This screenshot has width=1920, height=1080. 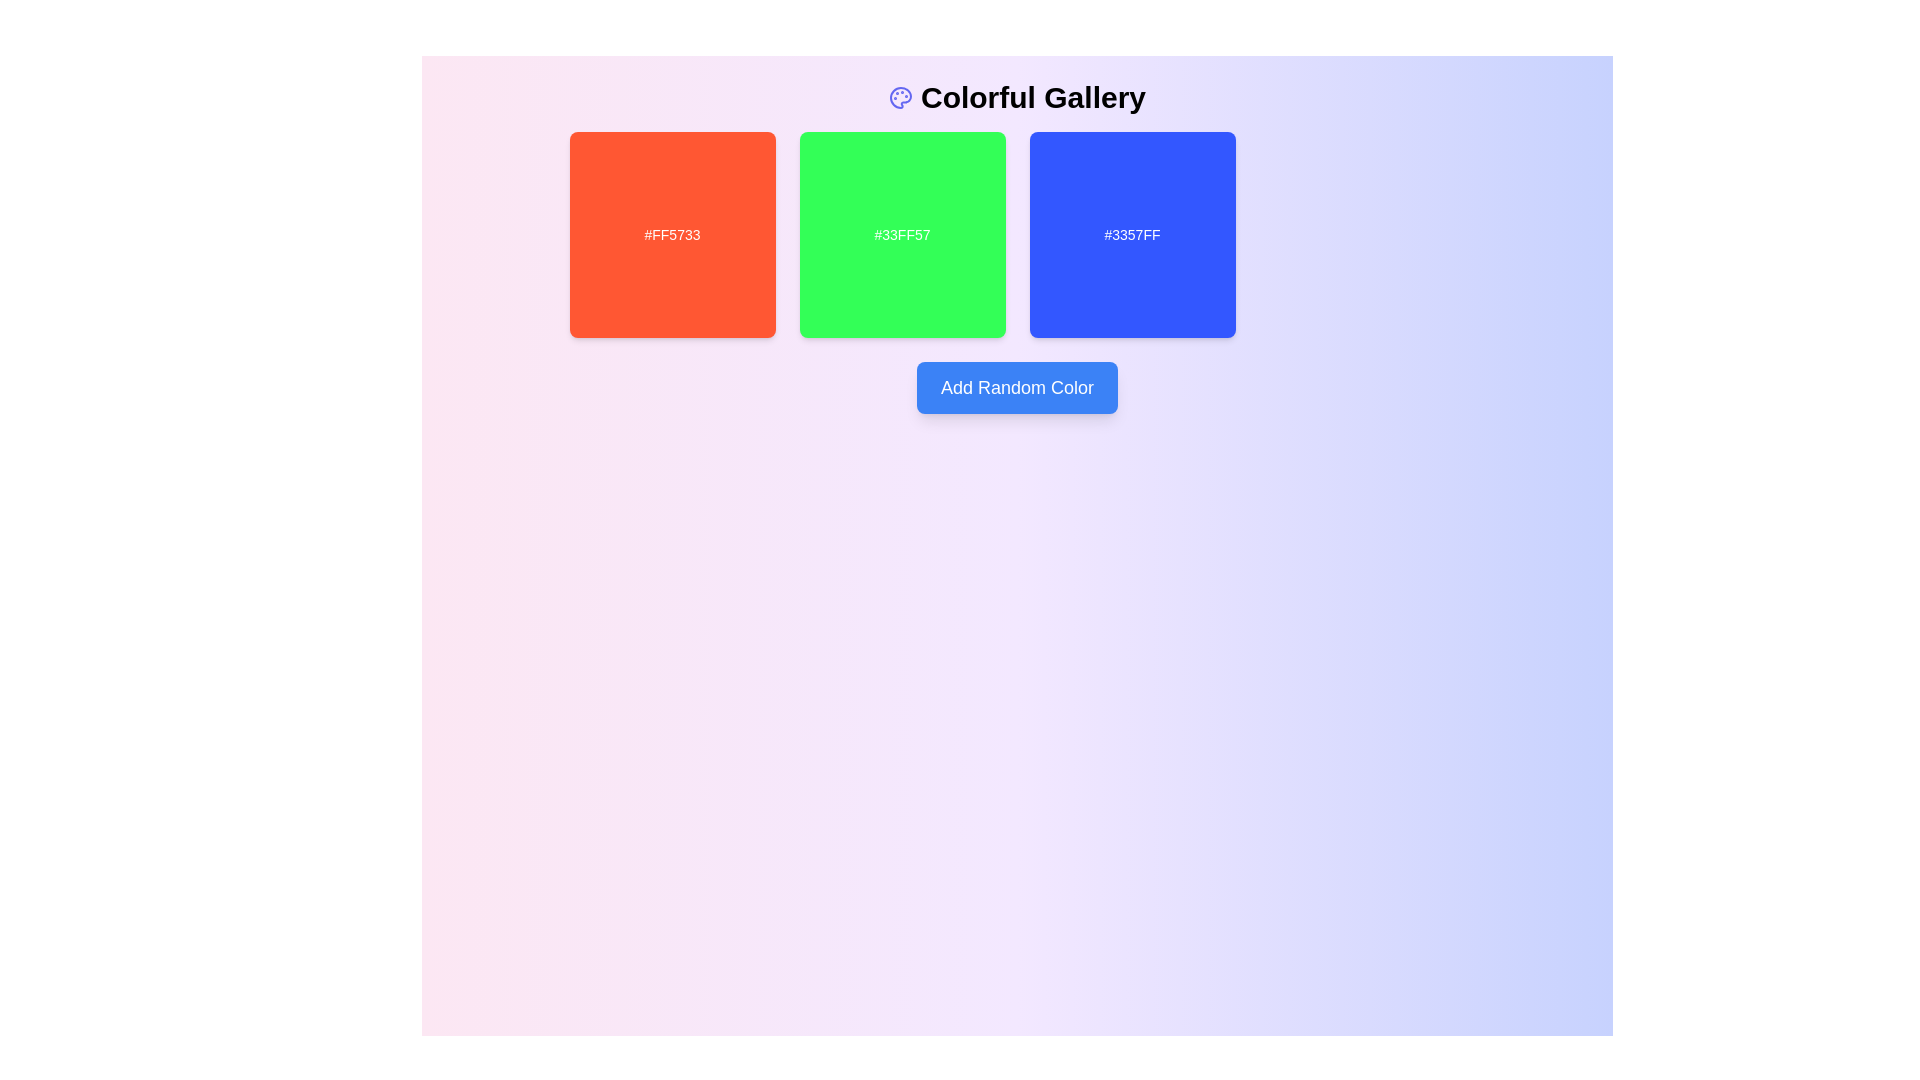 What do you see at coordinates (900, 97) in the screenshot?
I see `the color palette icon located to the left of the 'Colorful Gallery' heading in the header section` at bounding box center [900, 97].